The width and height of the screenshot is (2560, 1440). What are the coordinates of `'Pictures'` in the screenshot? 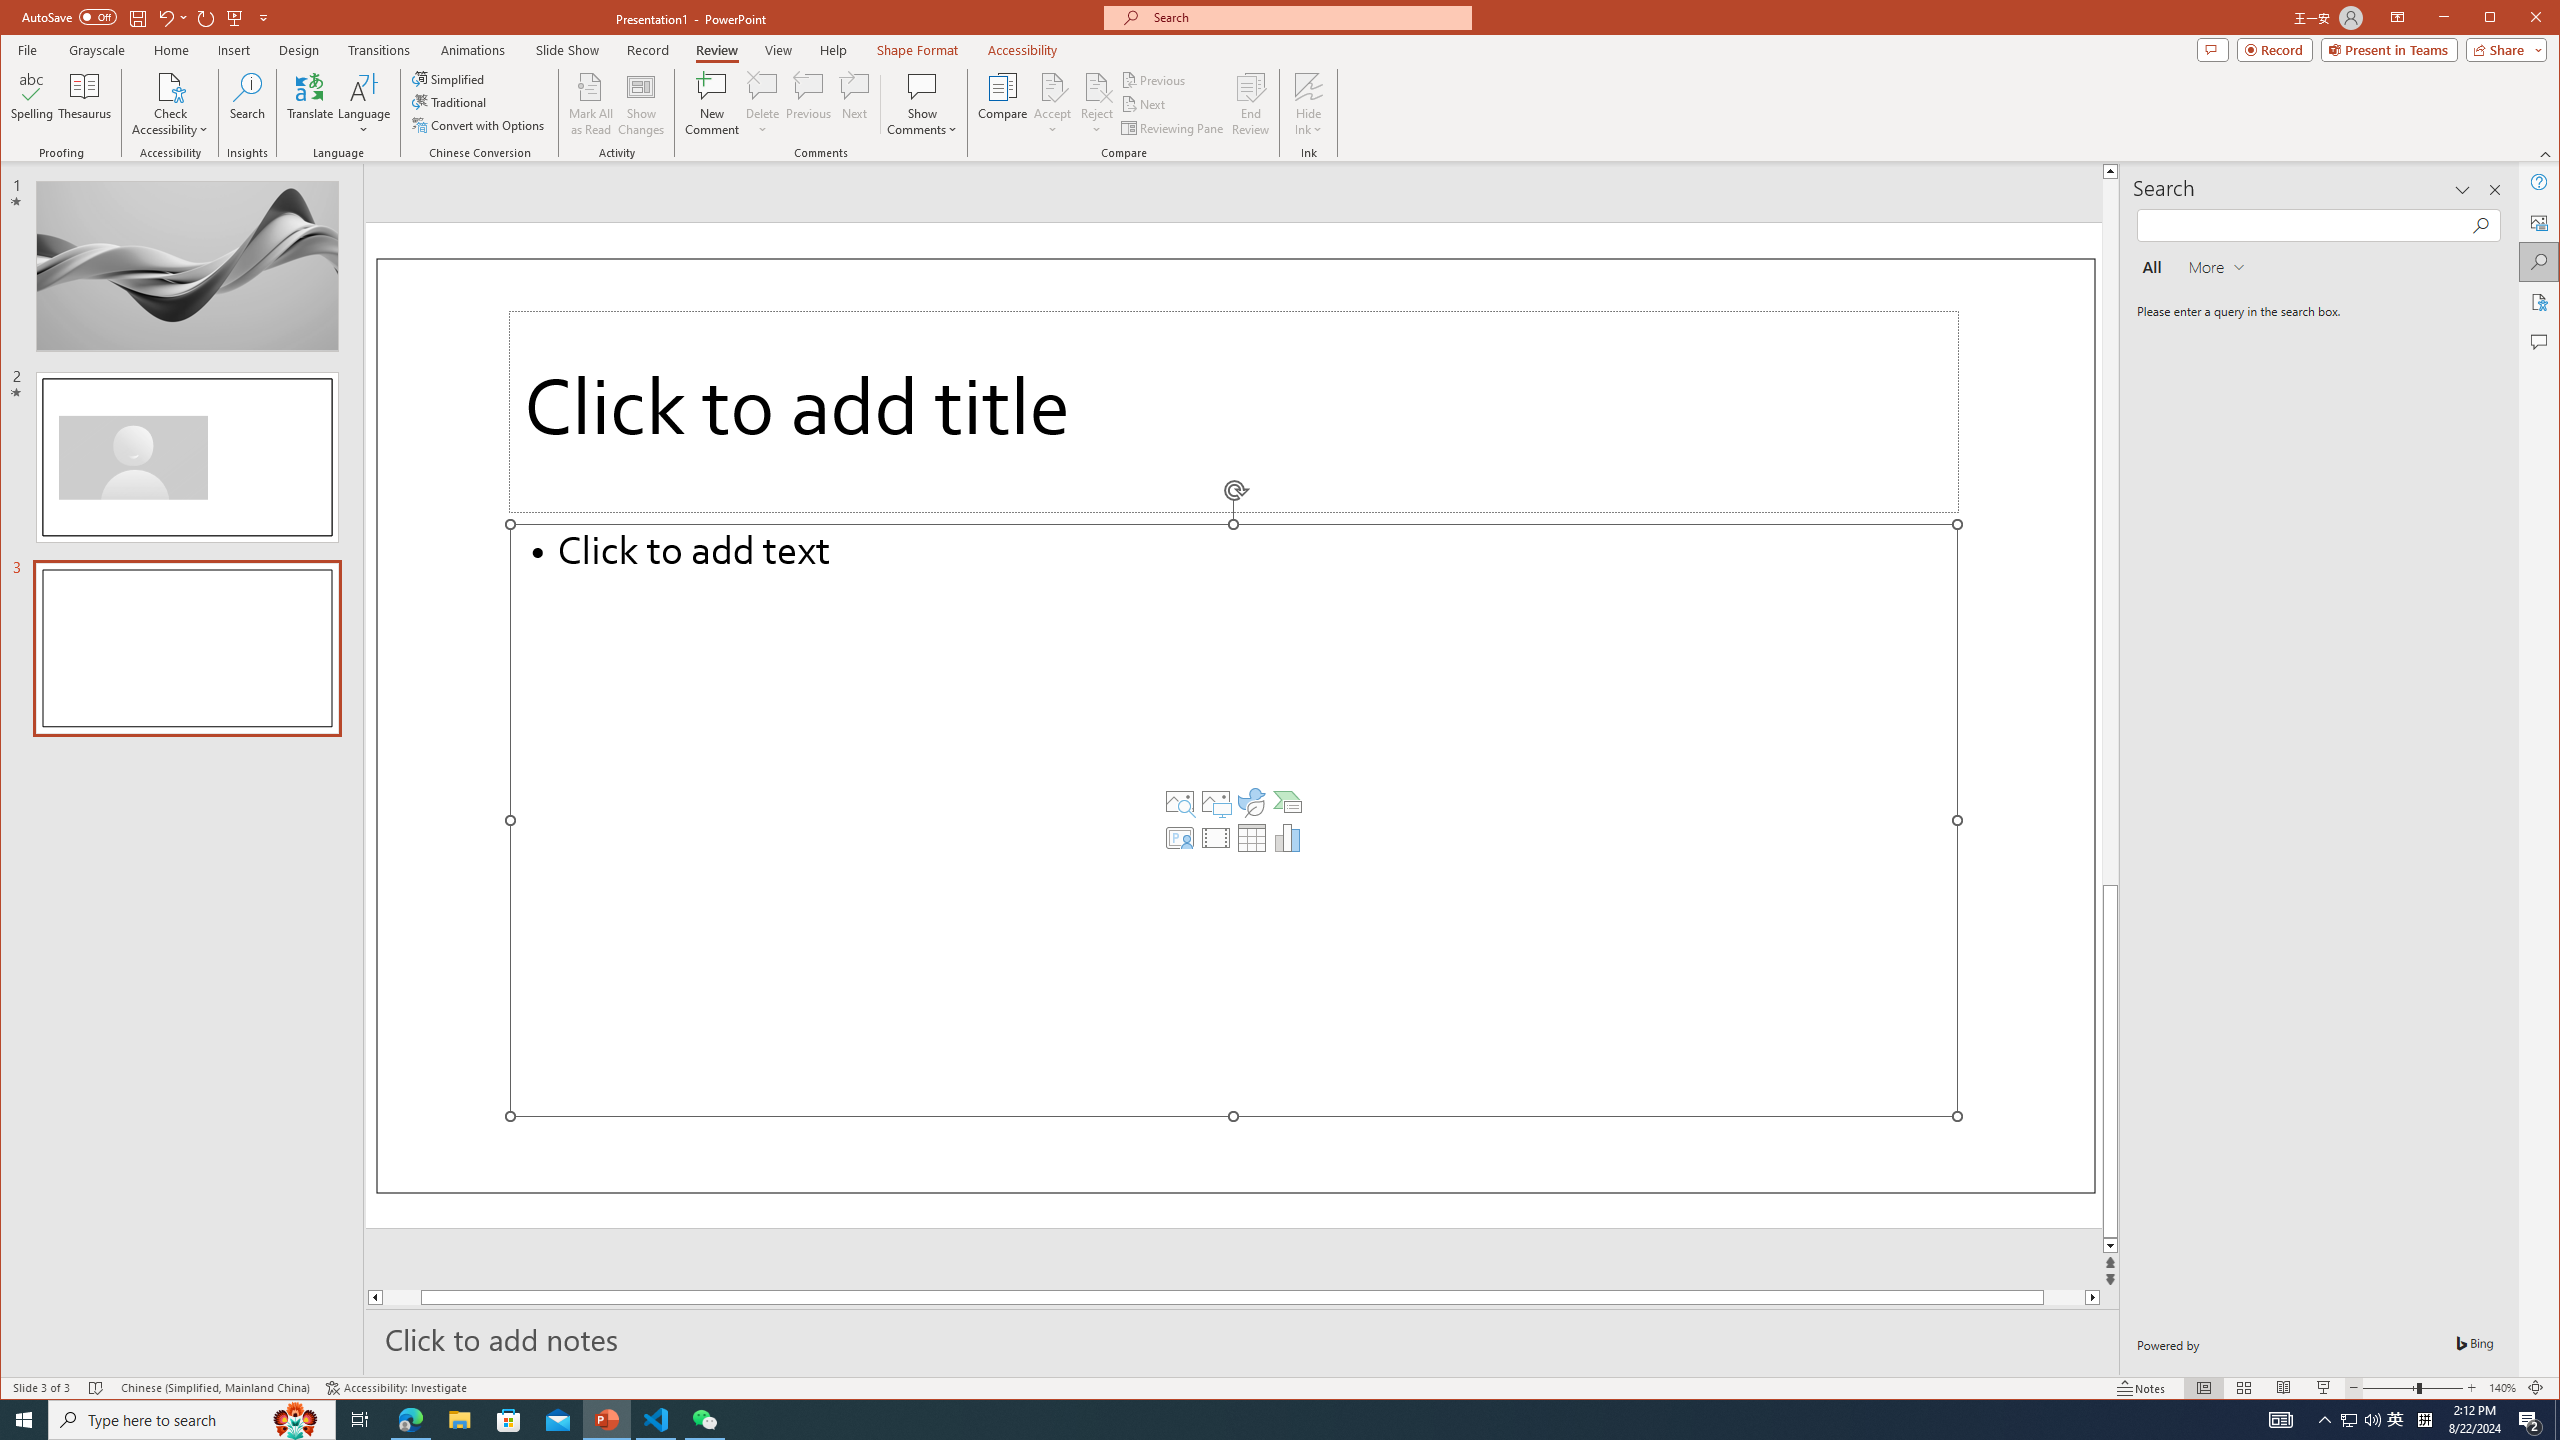 It's located at (1215, 801).